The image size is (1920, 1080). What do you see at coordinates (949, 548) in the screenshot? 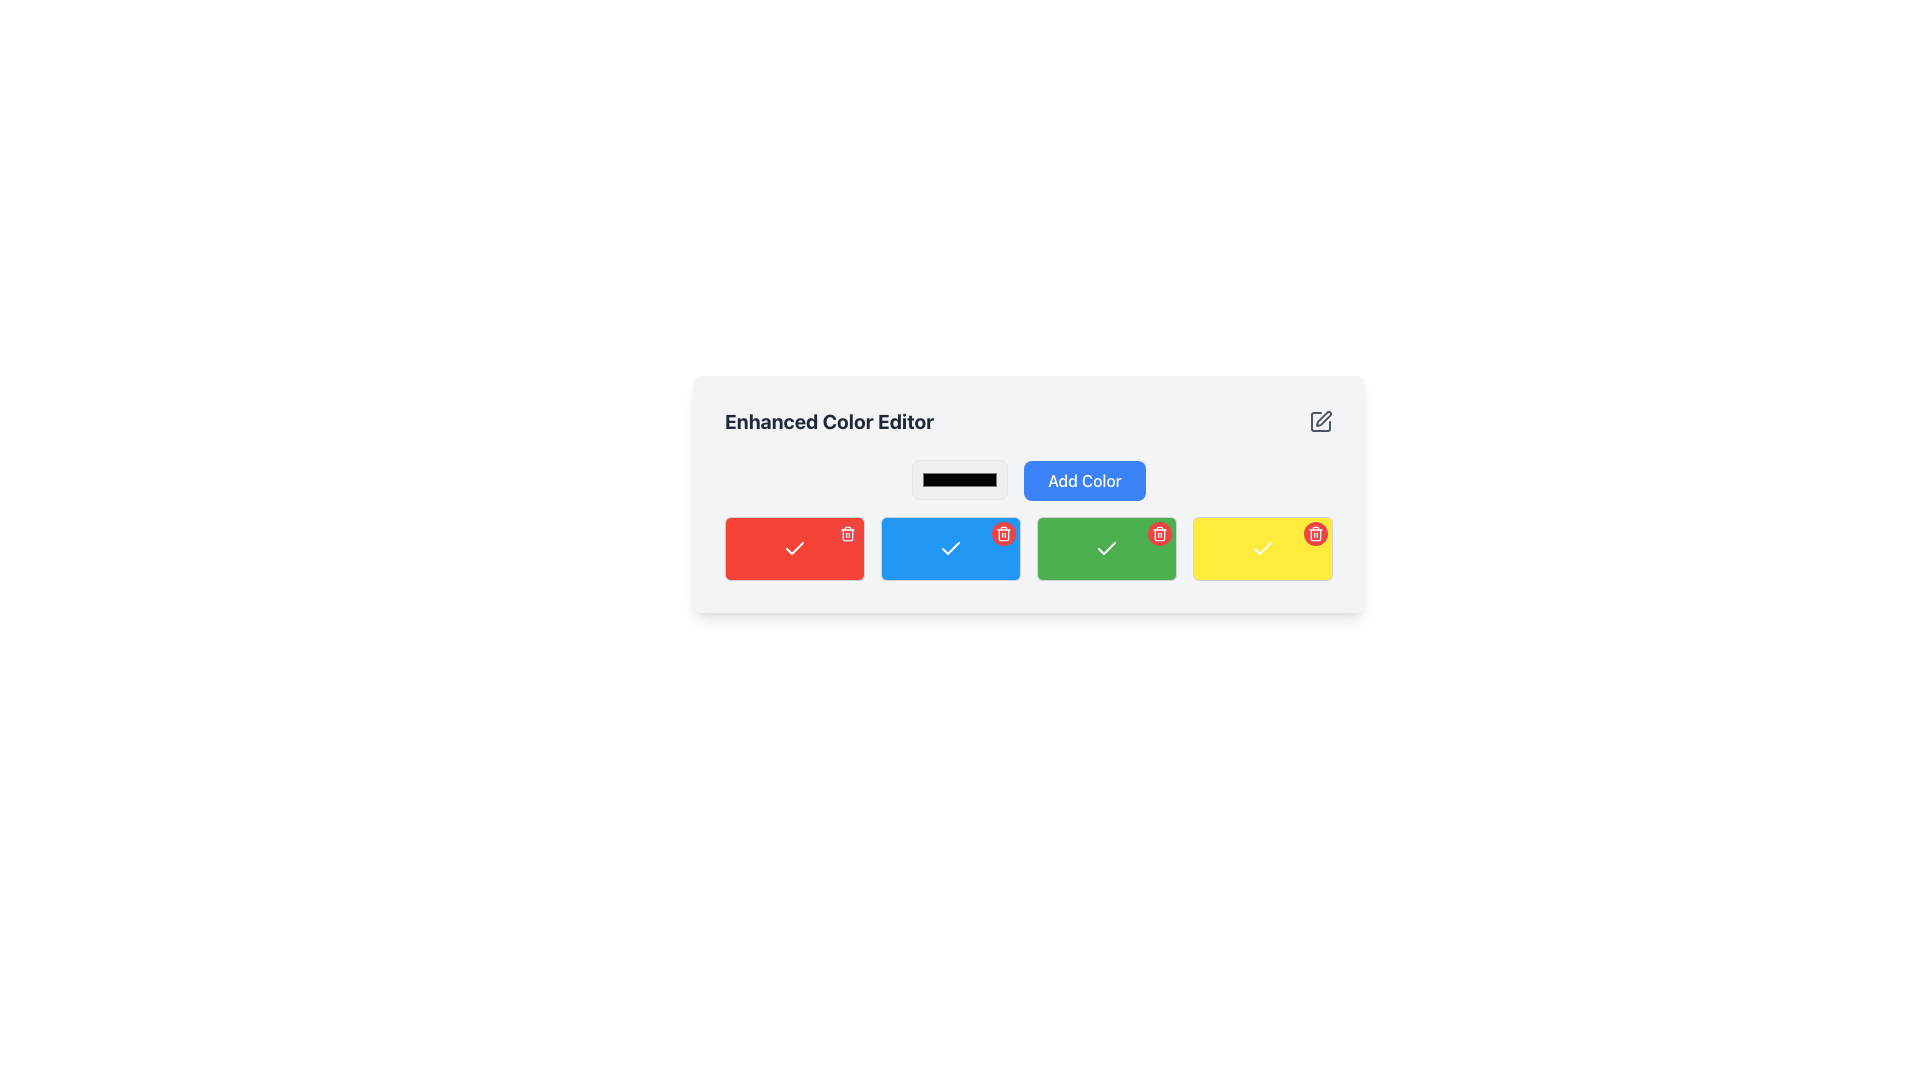
I see `the second box from the left in the color selection interface` at bounding box center [949, 548].